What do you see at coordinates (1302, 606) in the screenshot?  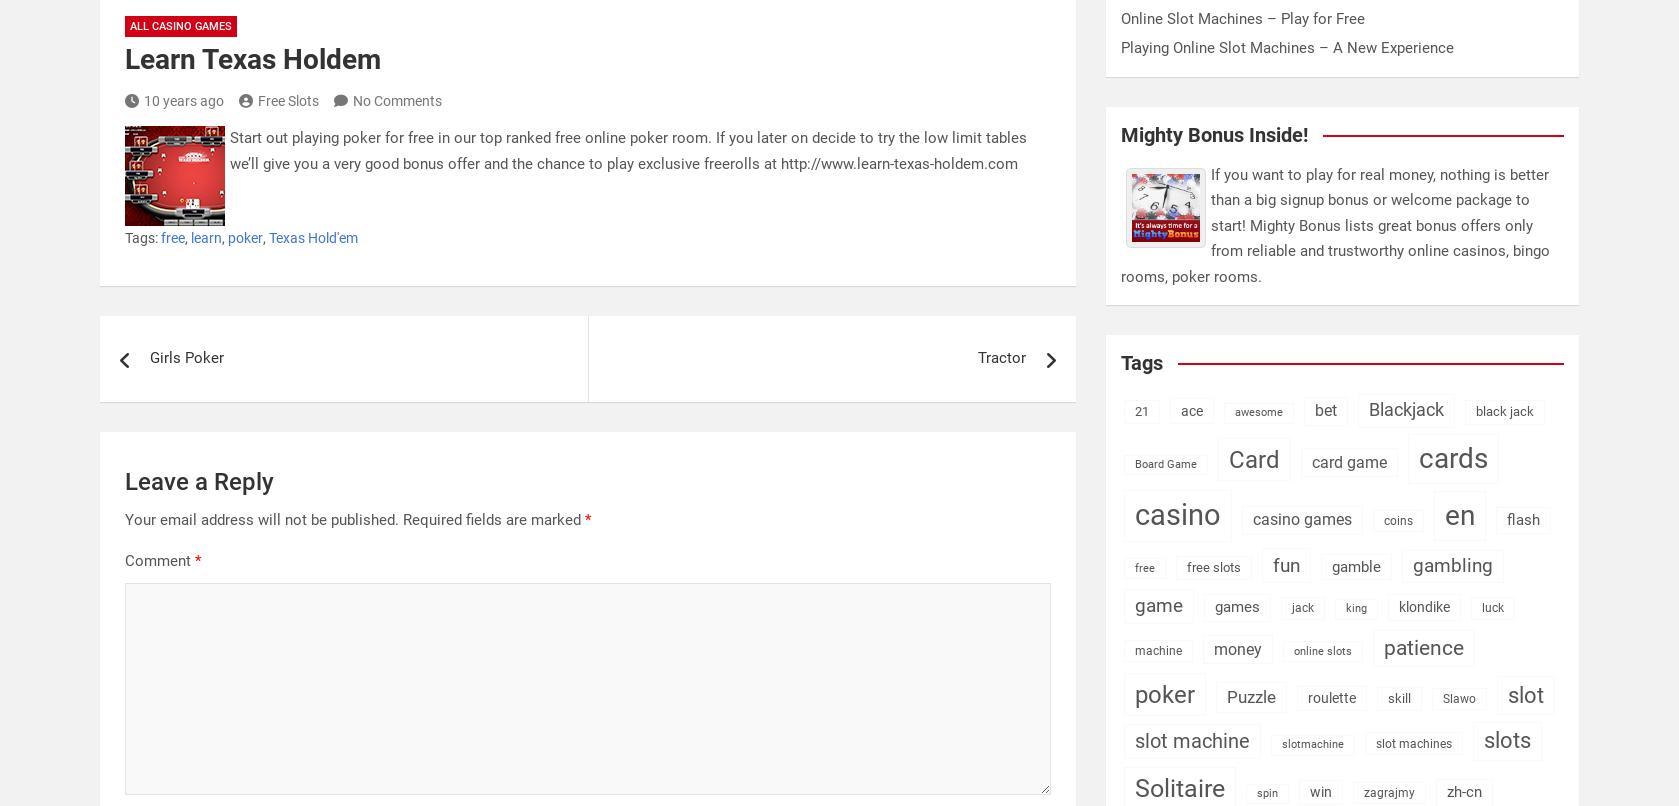 I see `'jack'` at bounding box center [1302, 606].